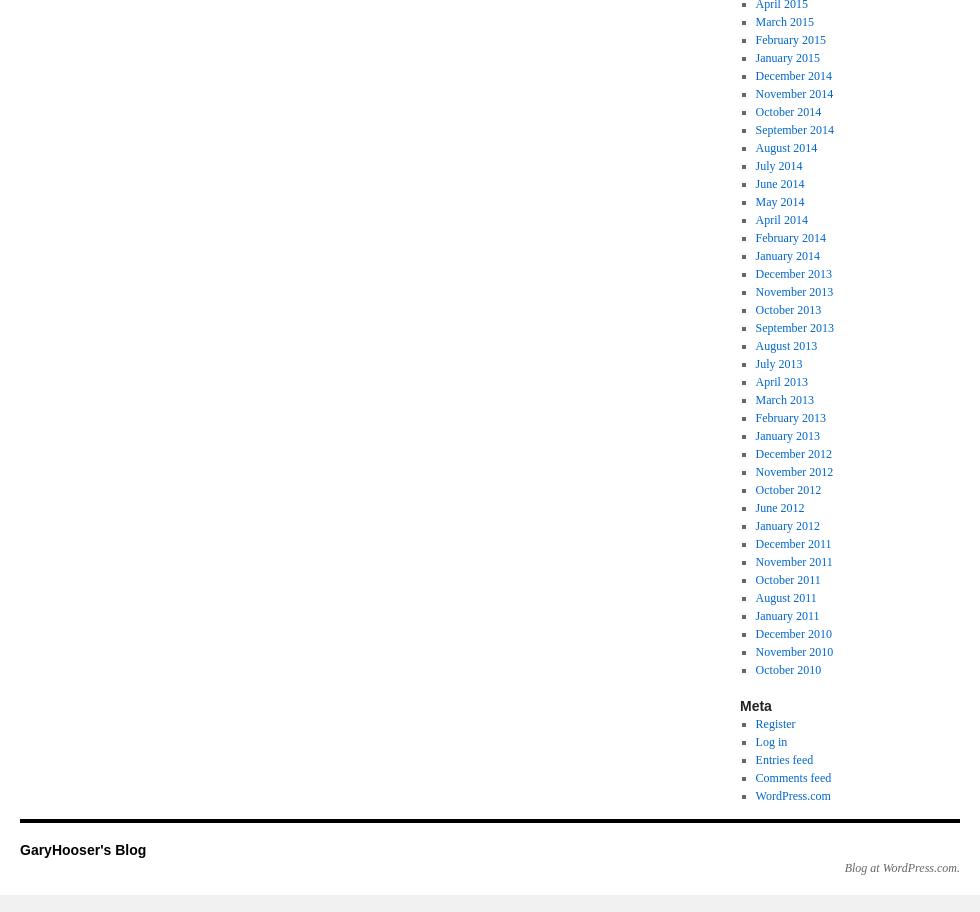 The image size is (980, 912). I want to click on 'February 2015', so click(789, 38).